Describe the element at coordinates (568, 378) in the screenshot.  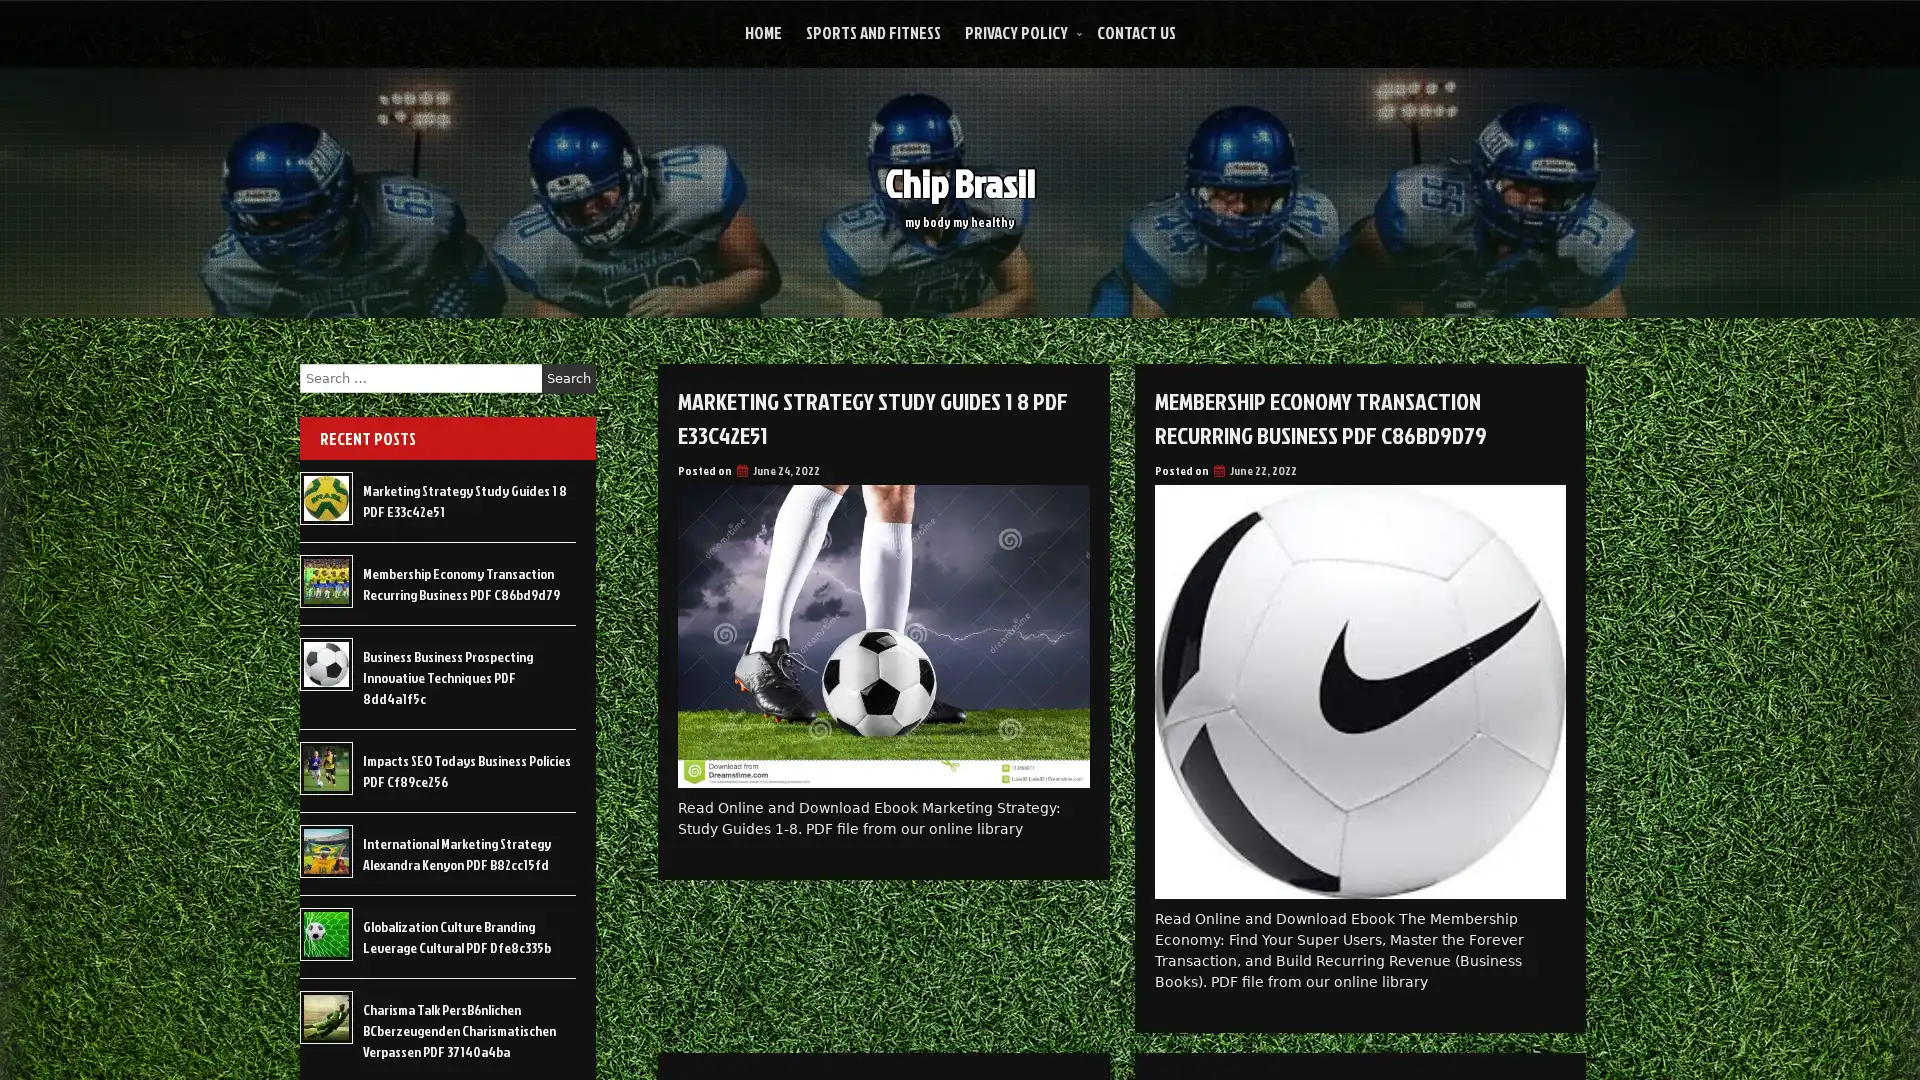
I see `Search` at that location.